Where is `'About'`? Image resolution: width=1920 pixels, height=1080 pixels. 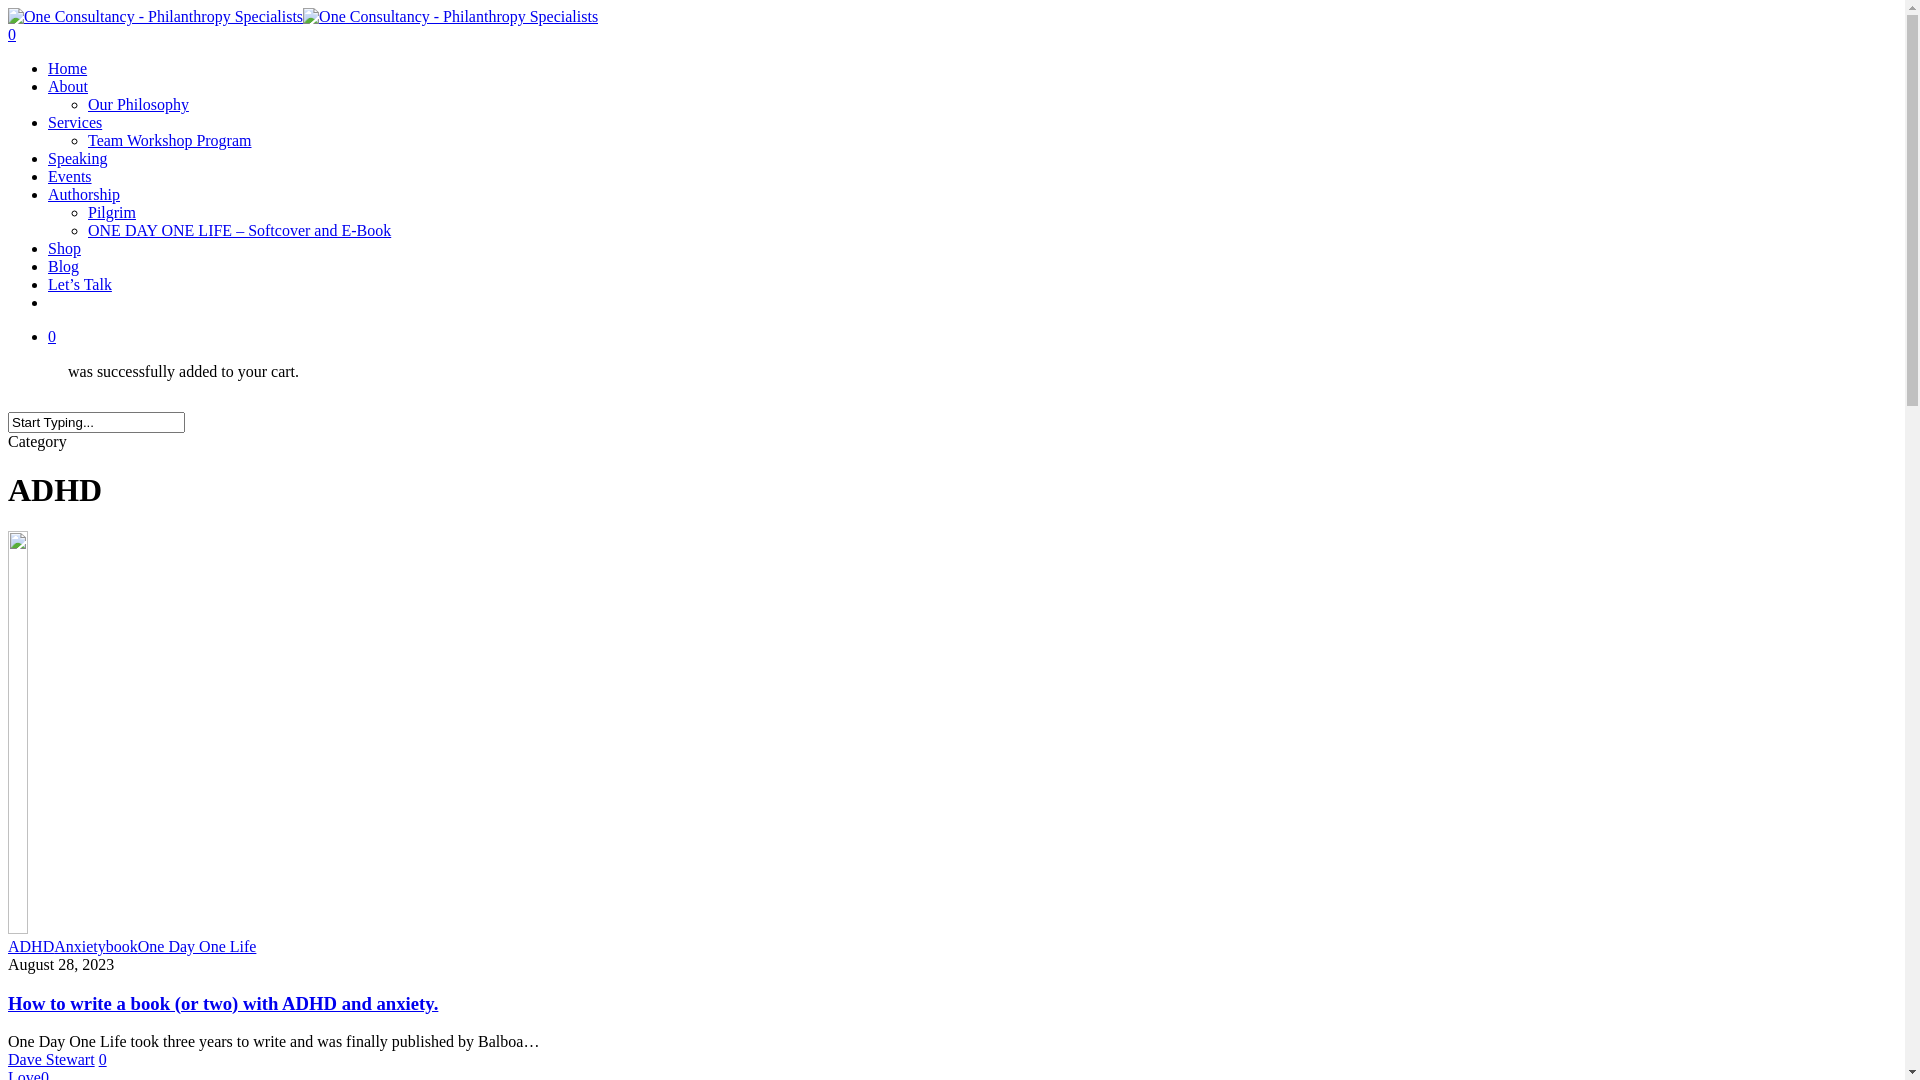
'About' is located at coordinates (67, 85).